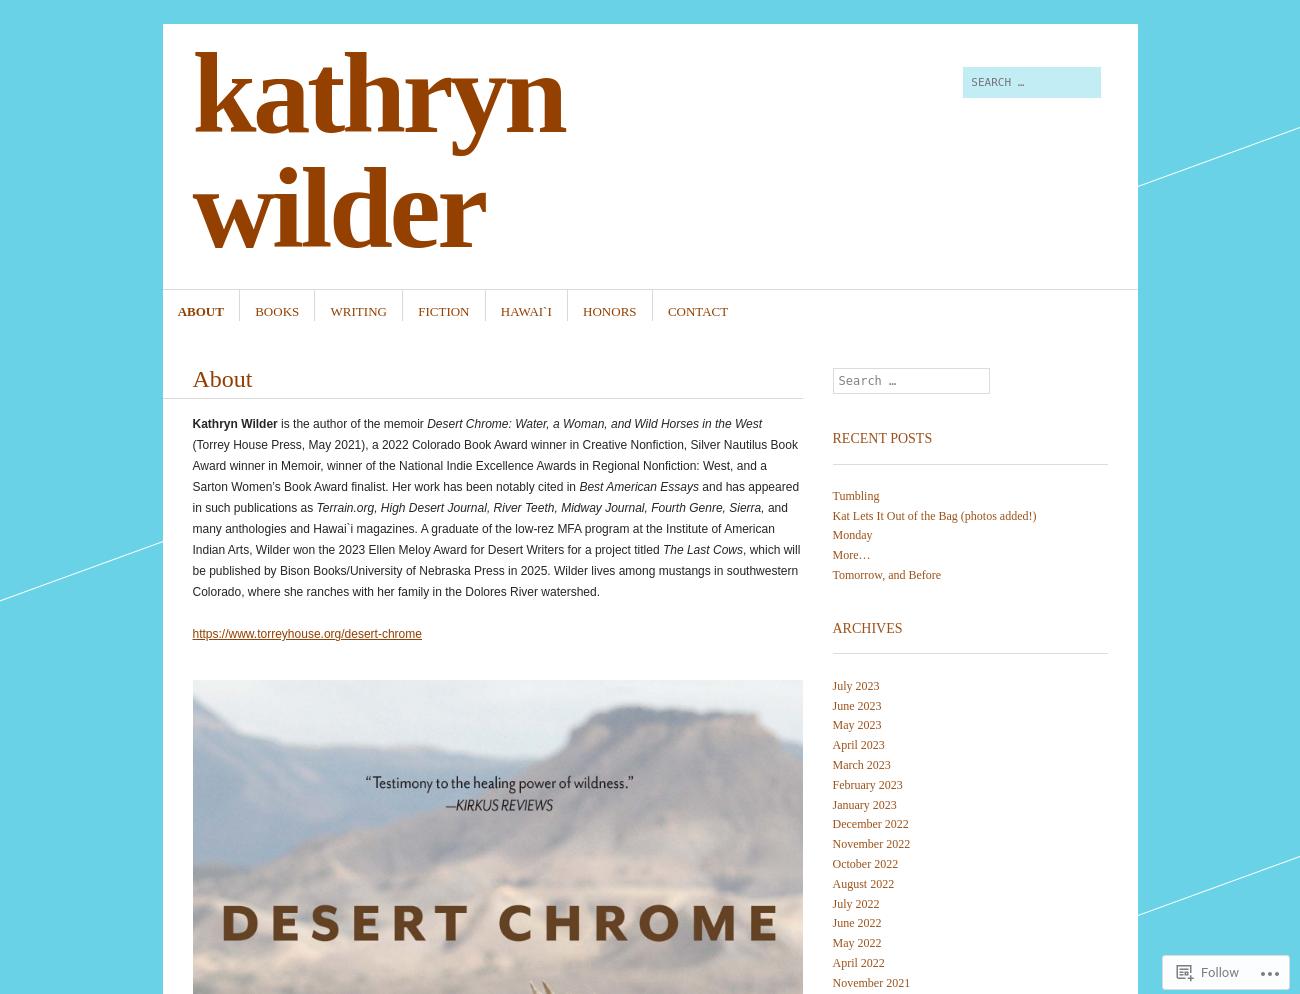 The image size is (1300, 994). What do you see at coordinates (856, 943) in the screenshot?
I see `'May 2022'` at bounding box center [856, 943].